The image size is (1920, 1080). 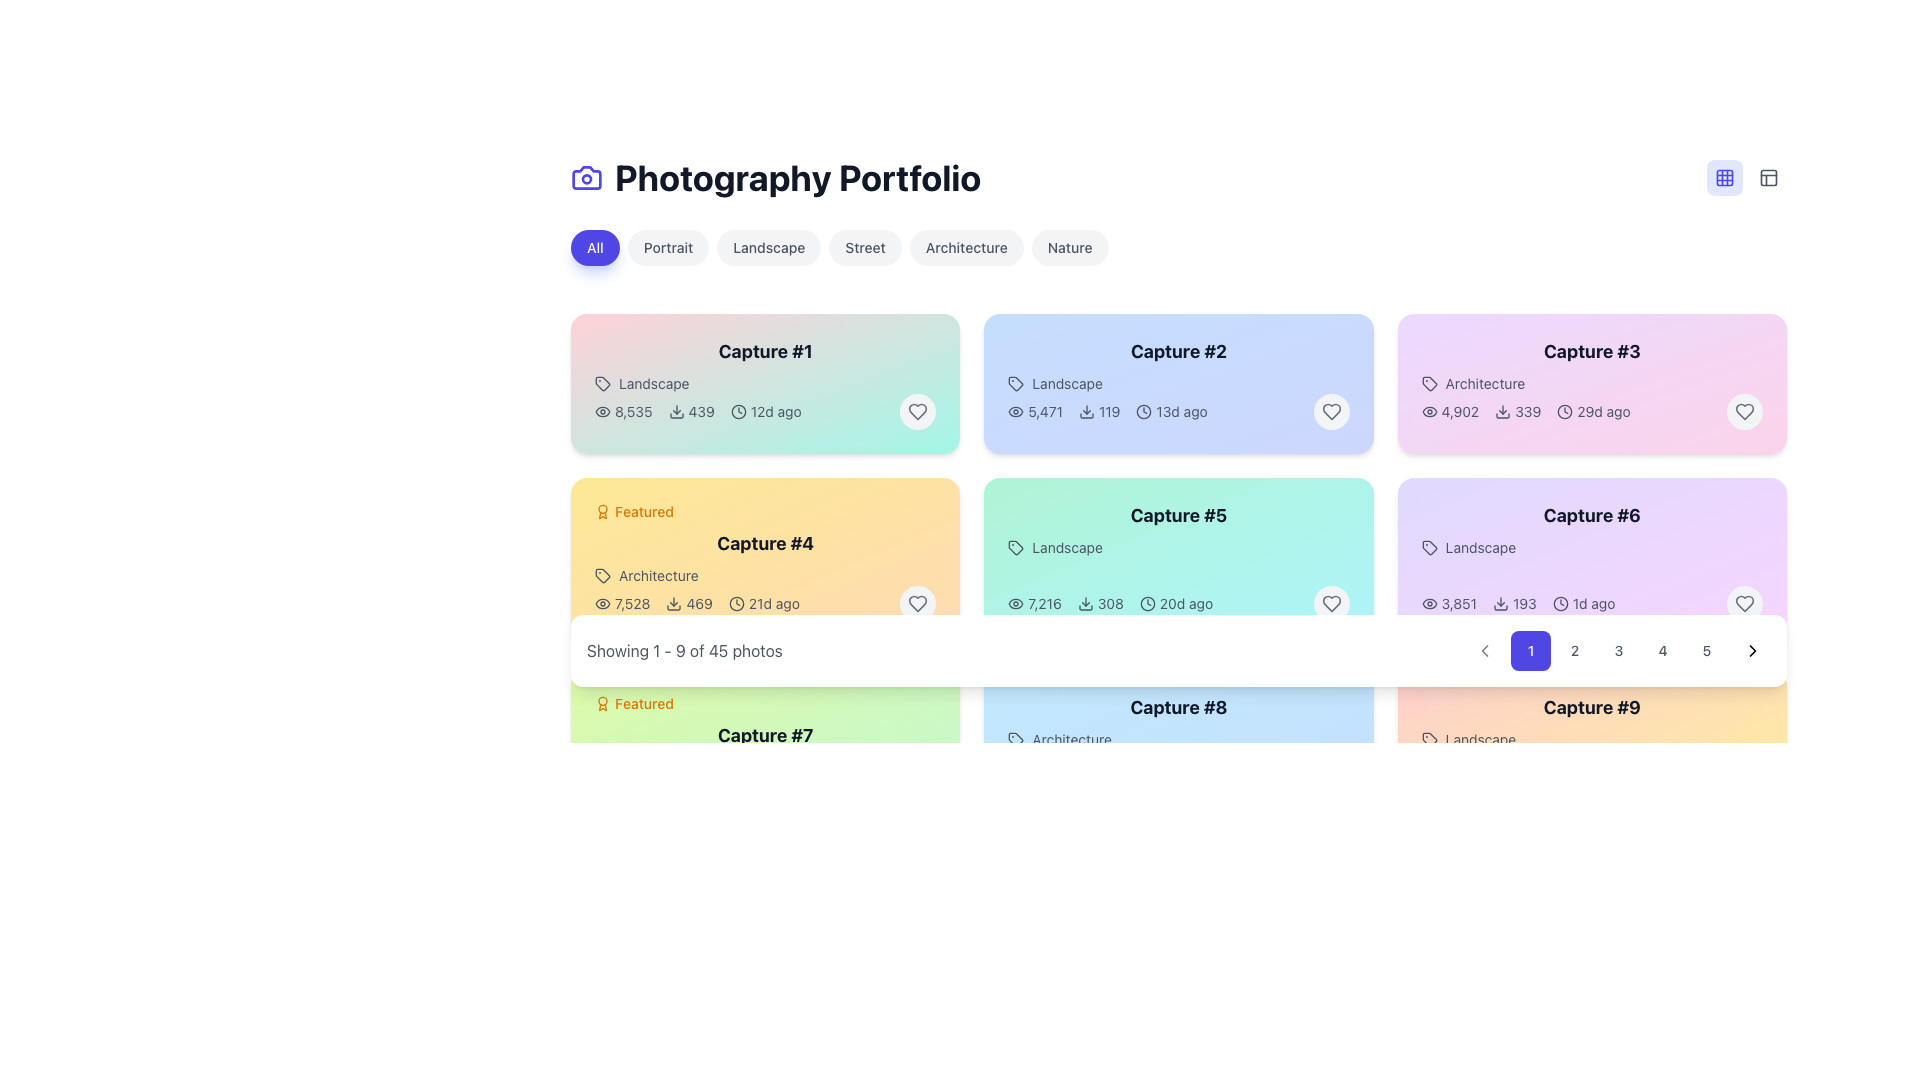 I want to click on the 'eye' icon in the top-right corner of the card within the 'Capture' section, which symbolizes views or visibility, so click(x=602, y=603).